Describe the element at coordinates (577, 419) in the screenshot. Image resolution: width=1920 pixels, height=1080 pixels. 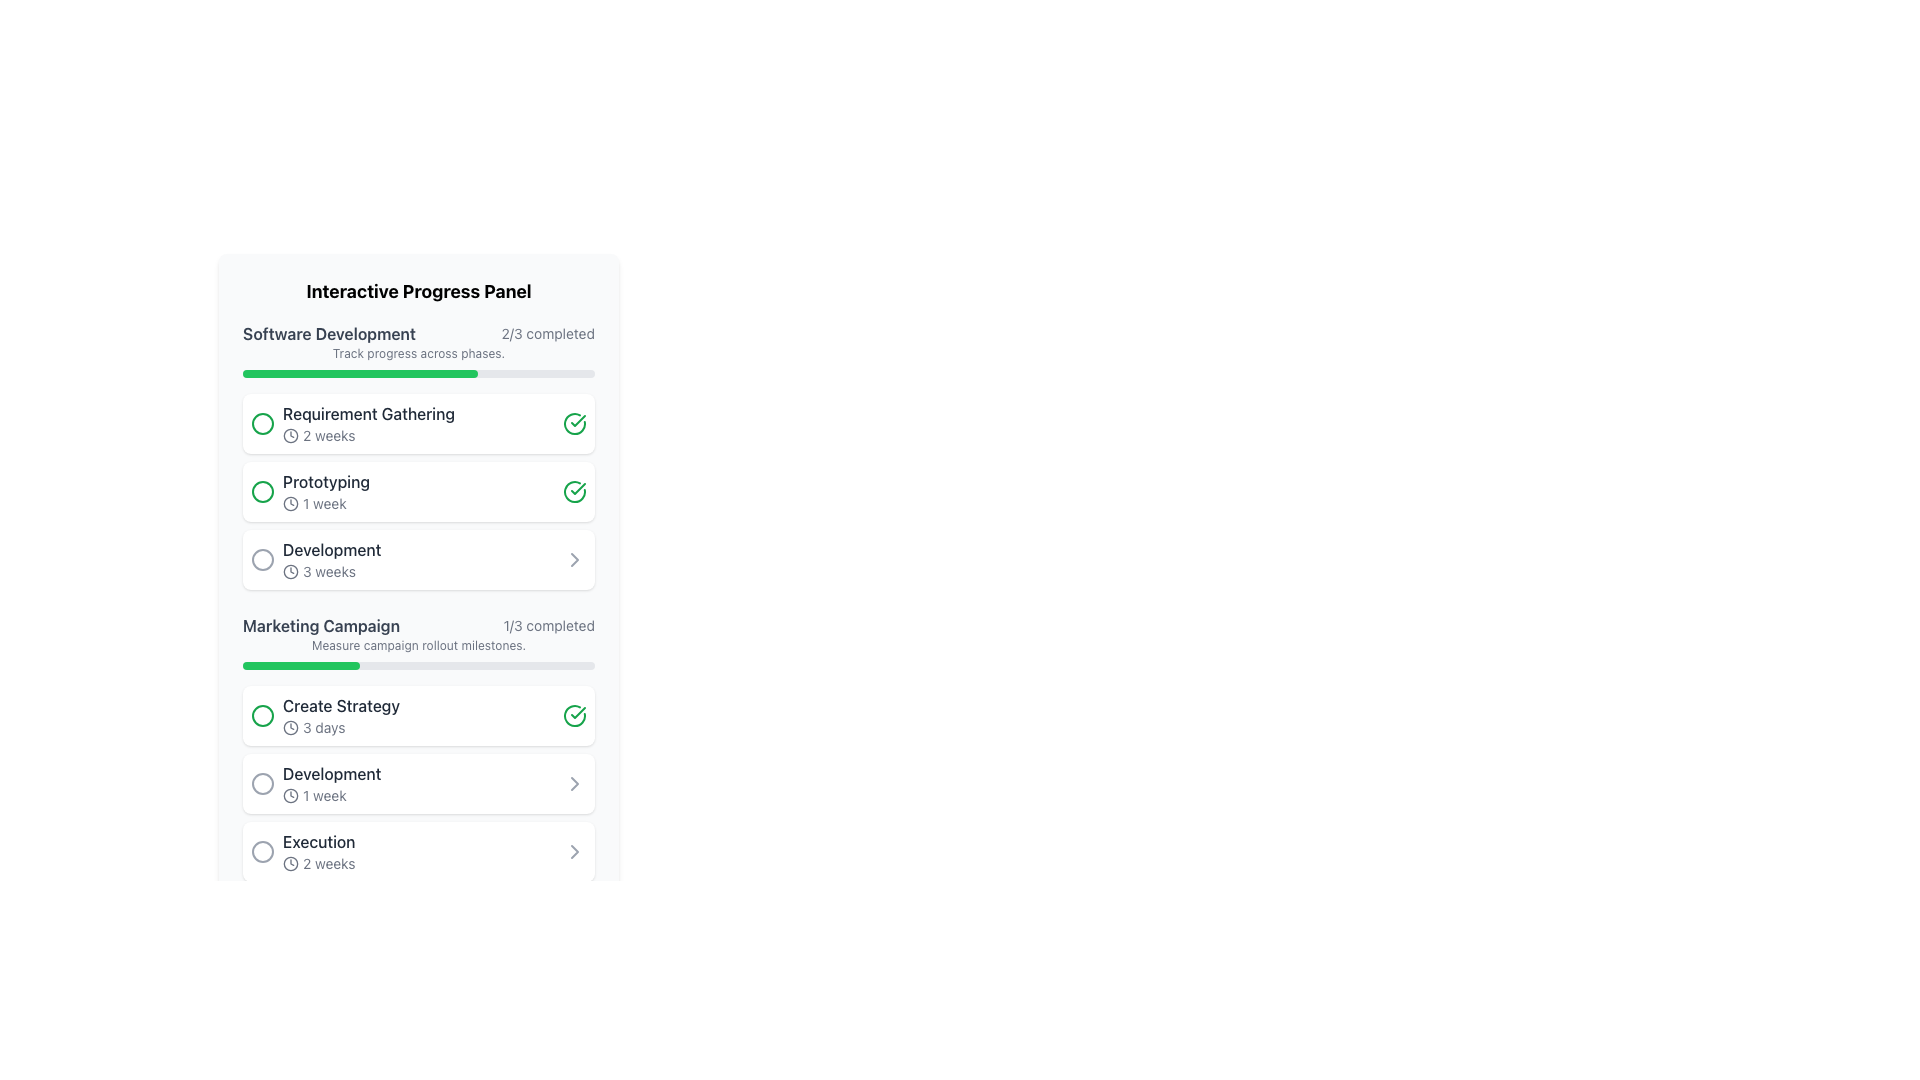
I see `the green checkmark icon located at the far-right end of the 'Software Development' list, adjacent to the 'Prototyping' item` at that location.